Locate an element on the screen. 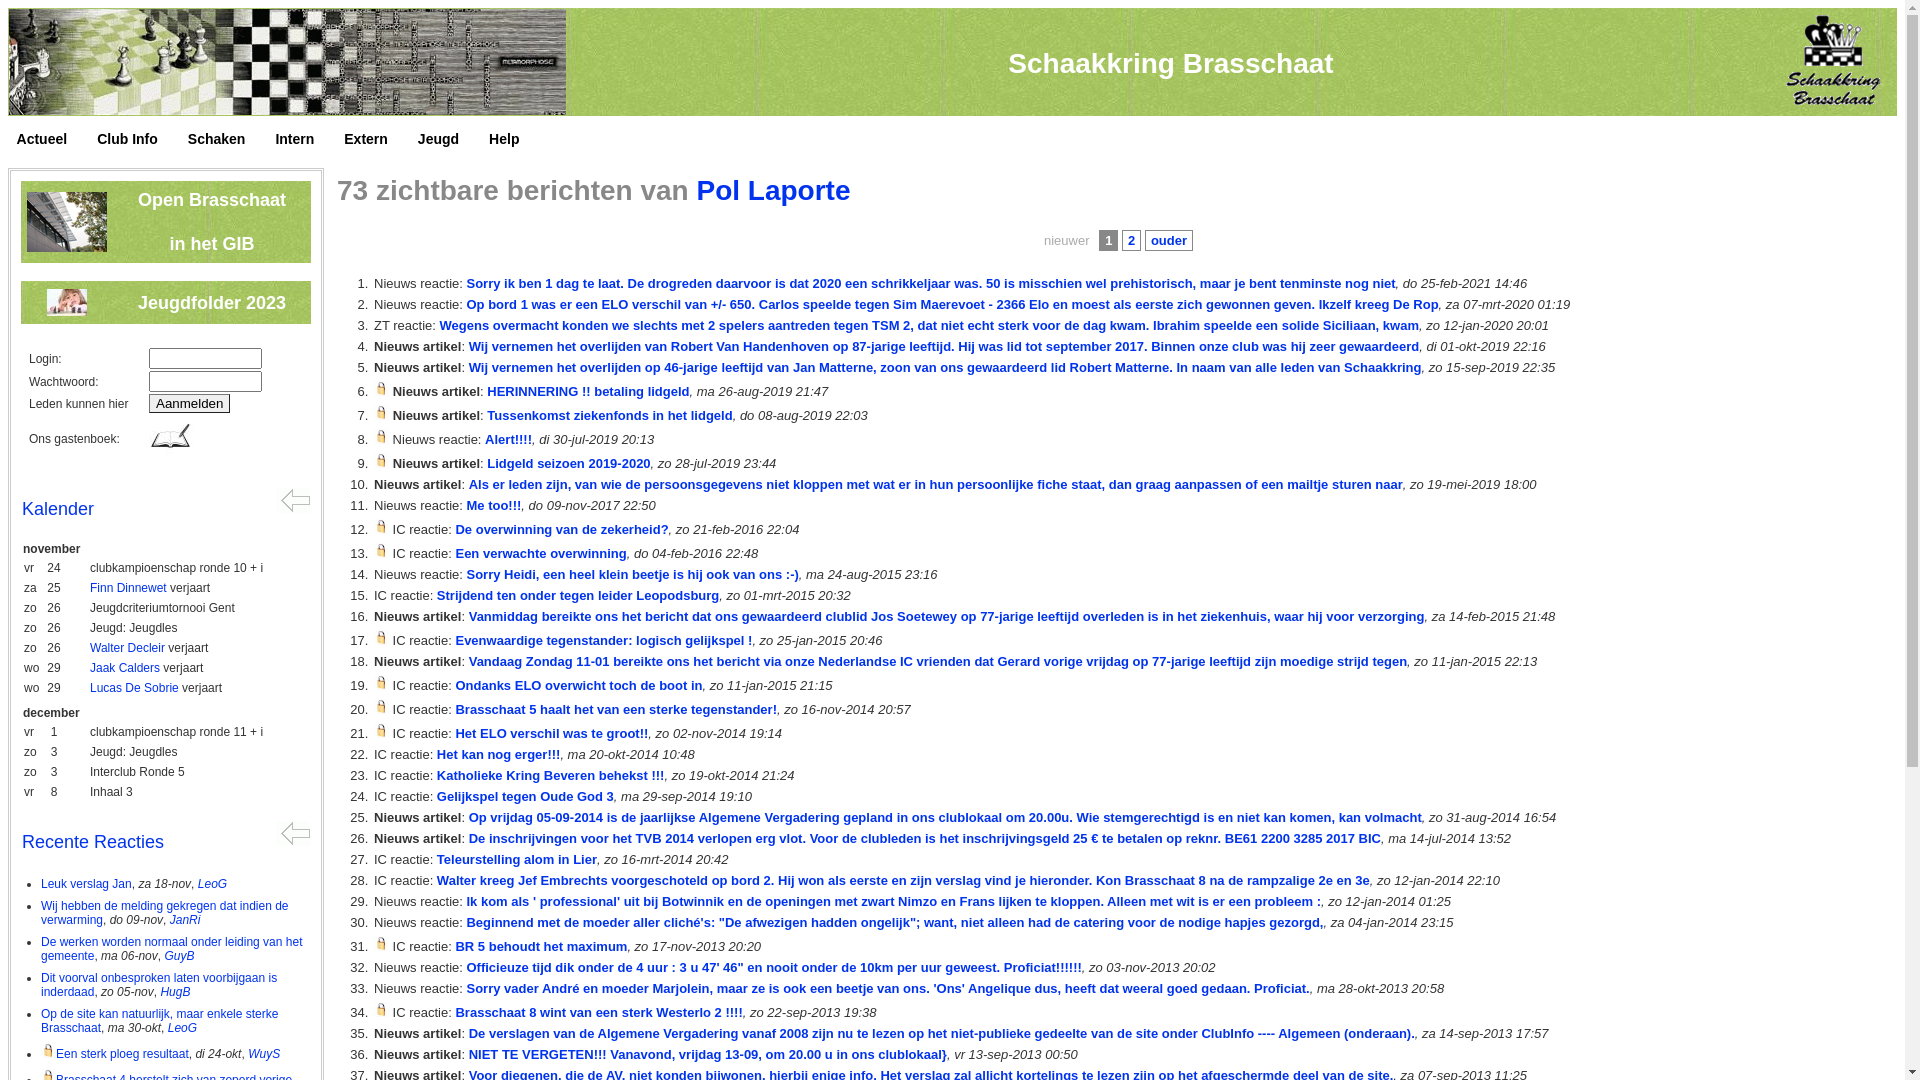  'Finn Dinnewet' is located at coordinates (127, 586).